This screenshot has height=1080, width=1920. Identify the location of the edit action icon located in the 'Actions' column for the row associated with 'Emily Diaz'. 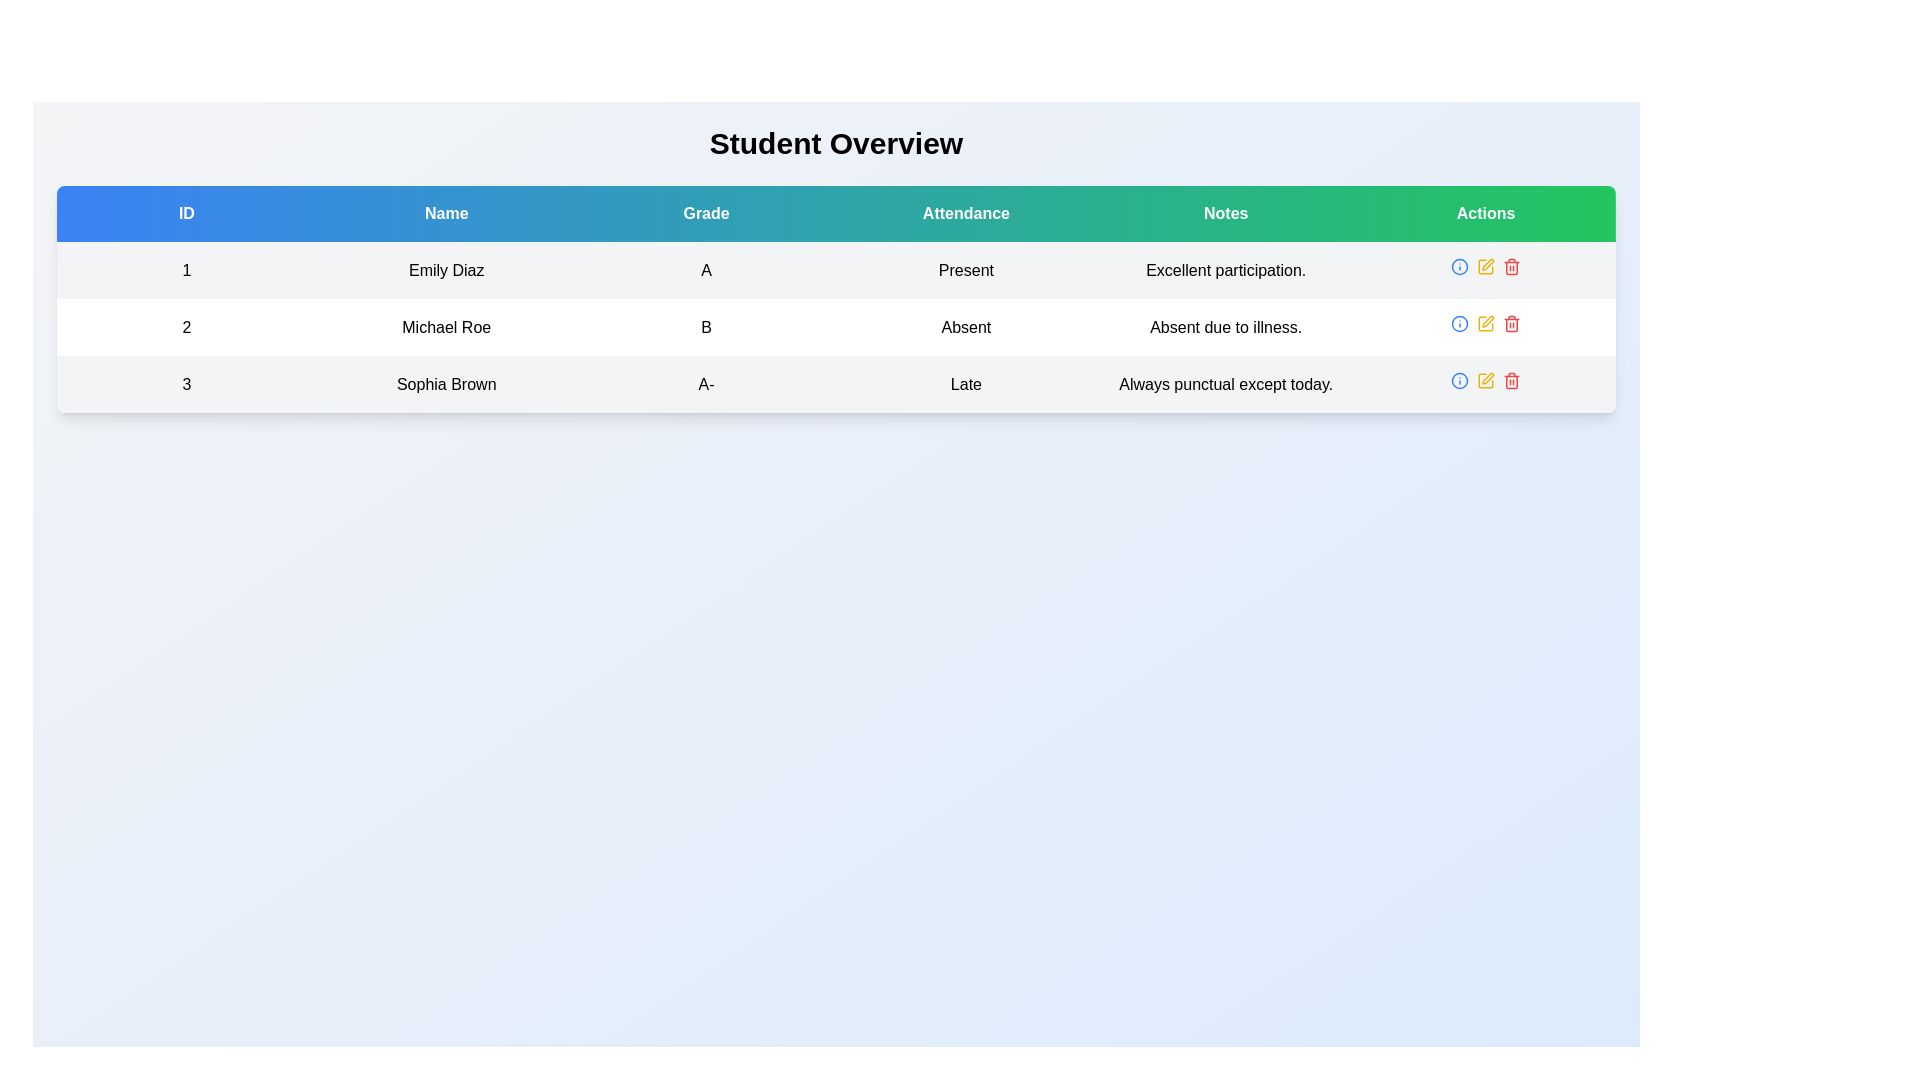
(1486, 265).